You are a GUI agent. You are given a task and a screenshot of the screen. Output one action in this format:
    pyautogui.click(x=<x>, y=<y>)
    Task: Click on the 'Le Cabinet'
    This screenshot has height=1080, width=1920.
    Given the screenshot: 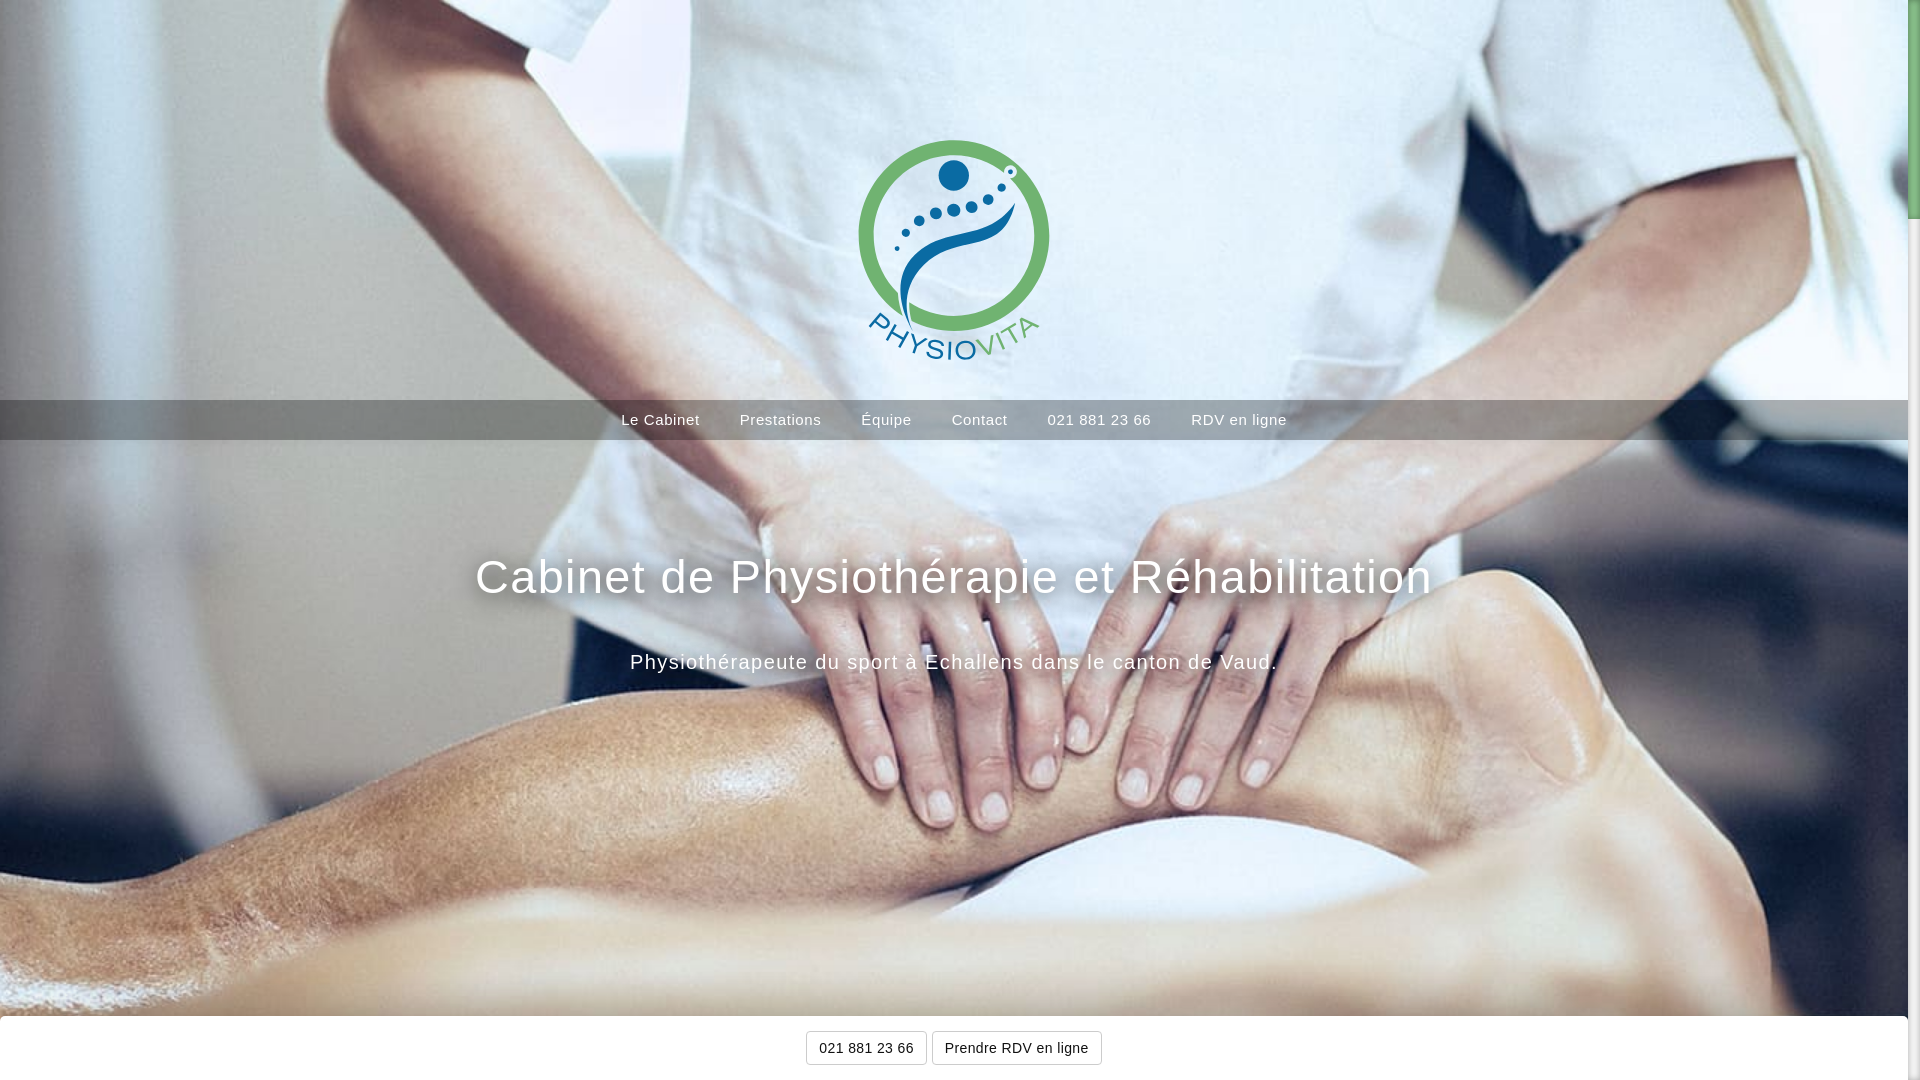 What is the action you would take?
    pyautogui.click(x=660, y=419)
    